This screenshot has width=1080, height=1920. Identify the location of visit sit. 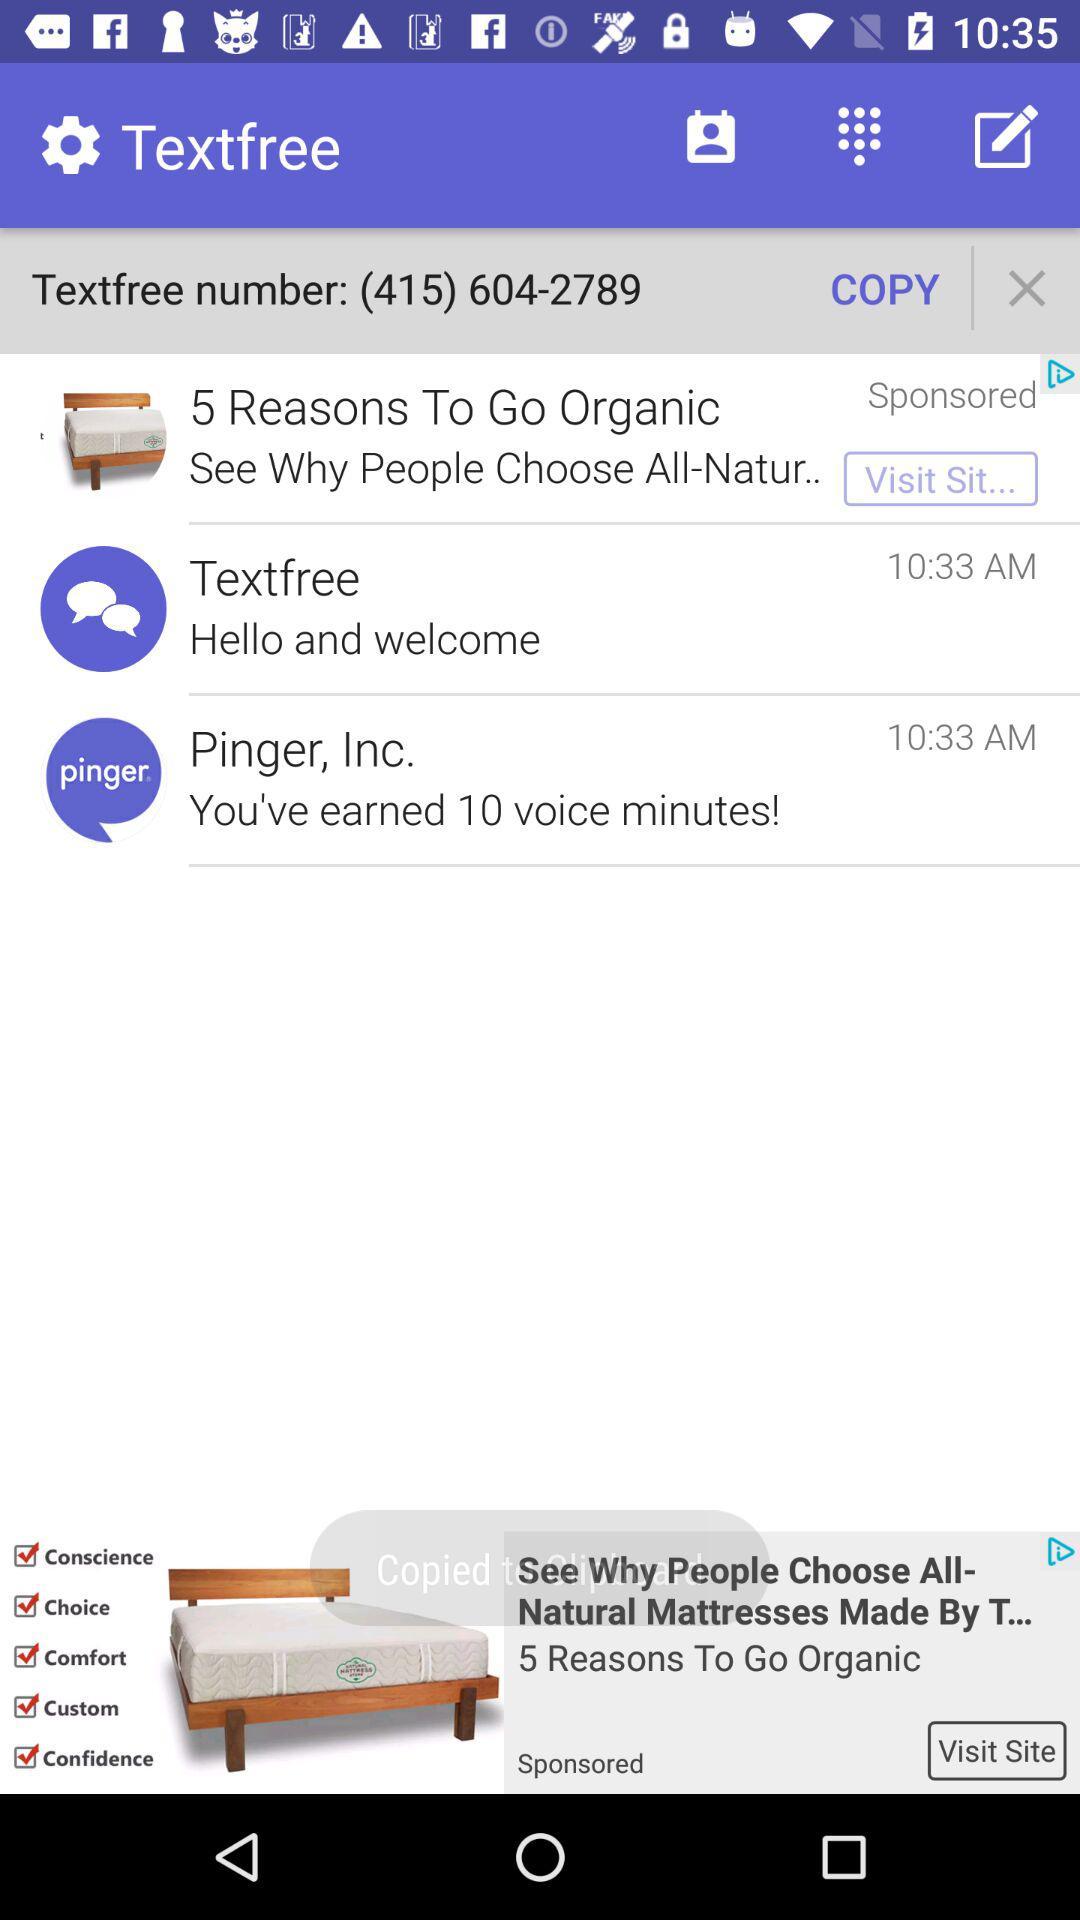
(941, 478).